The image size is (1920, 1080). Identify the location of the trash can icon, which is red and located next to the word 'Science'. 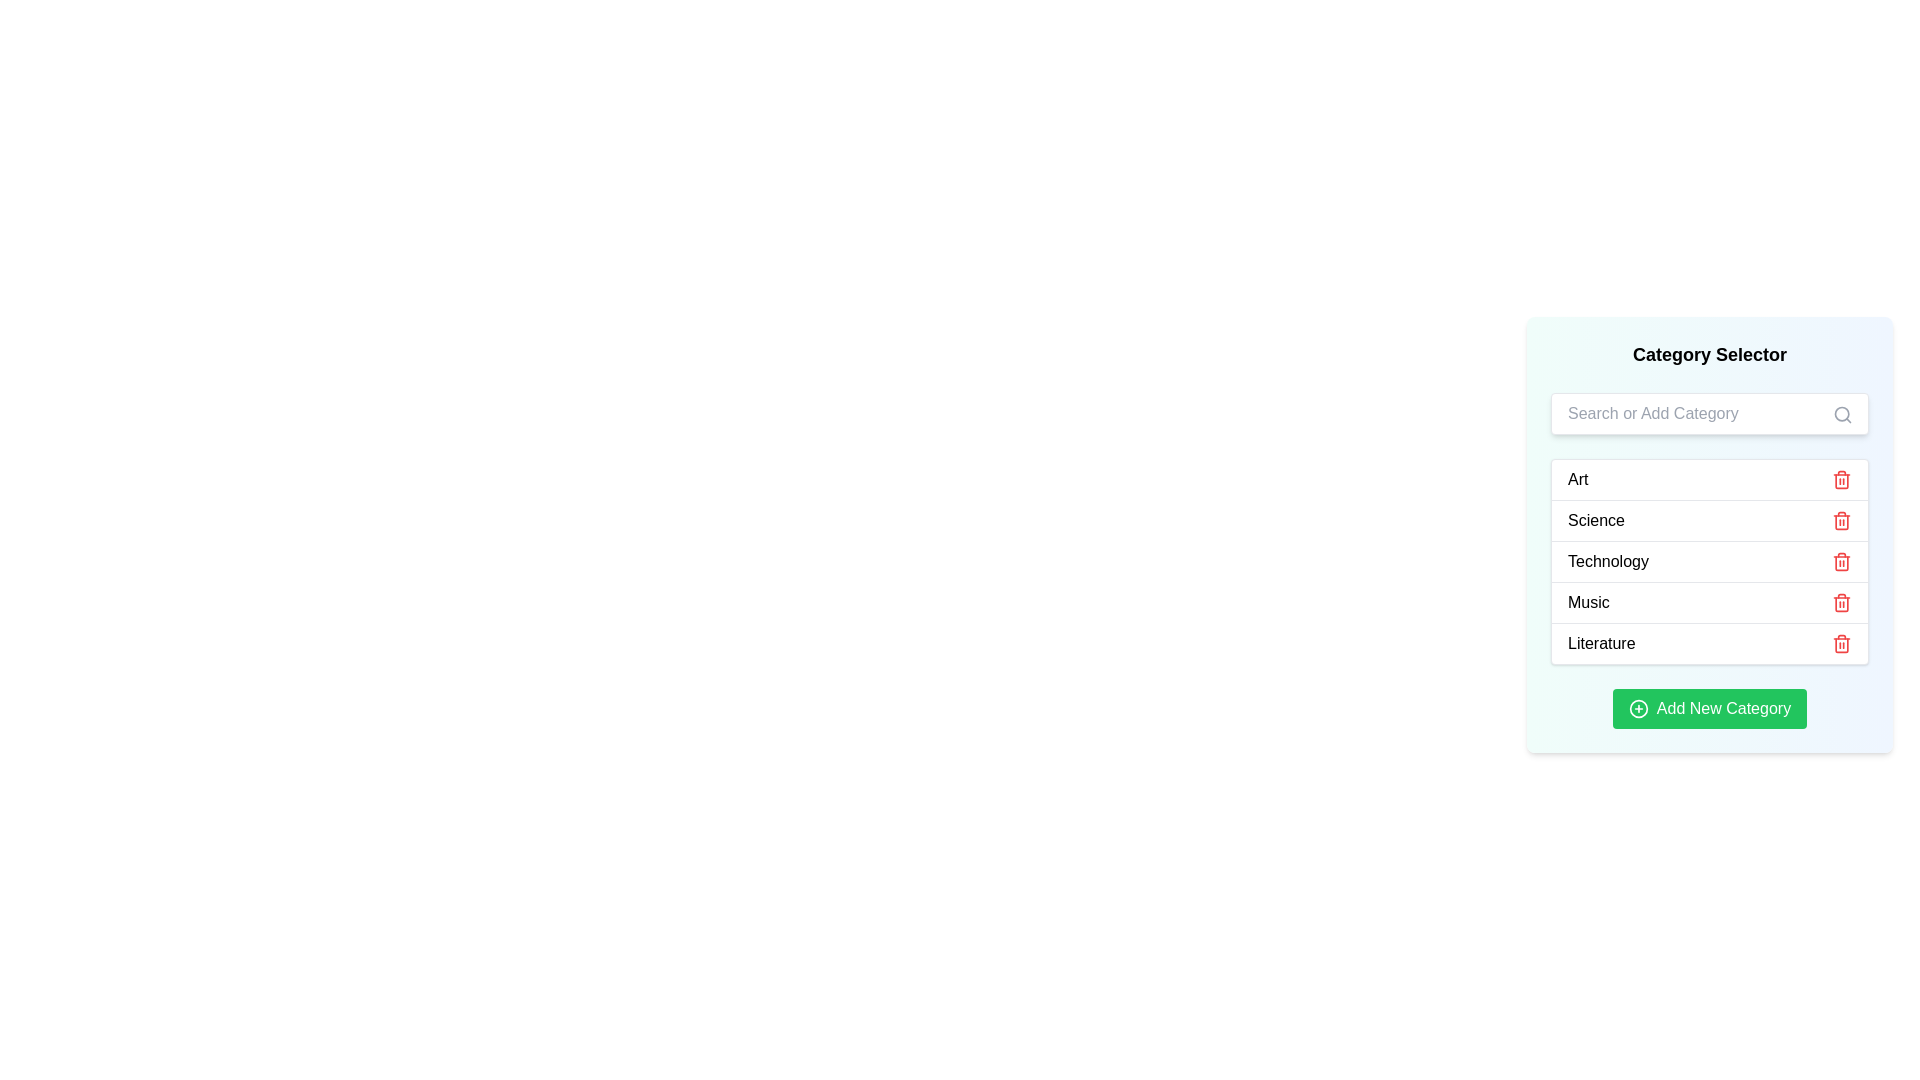
(1841, 519).